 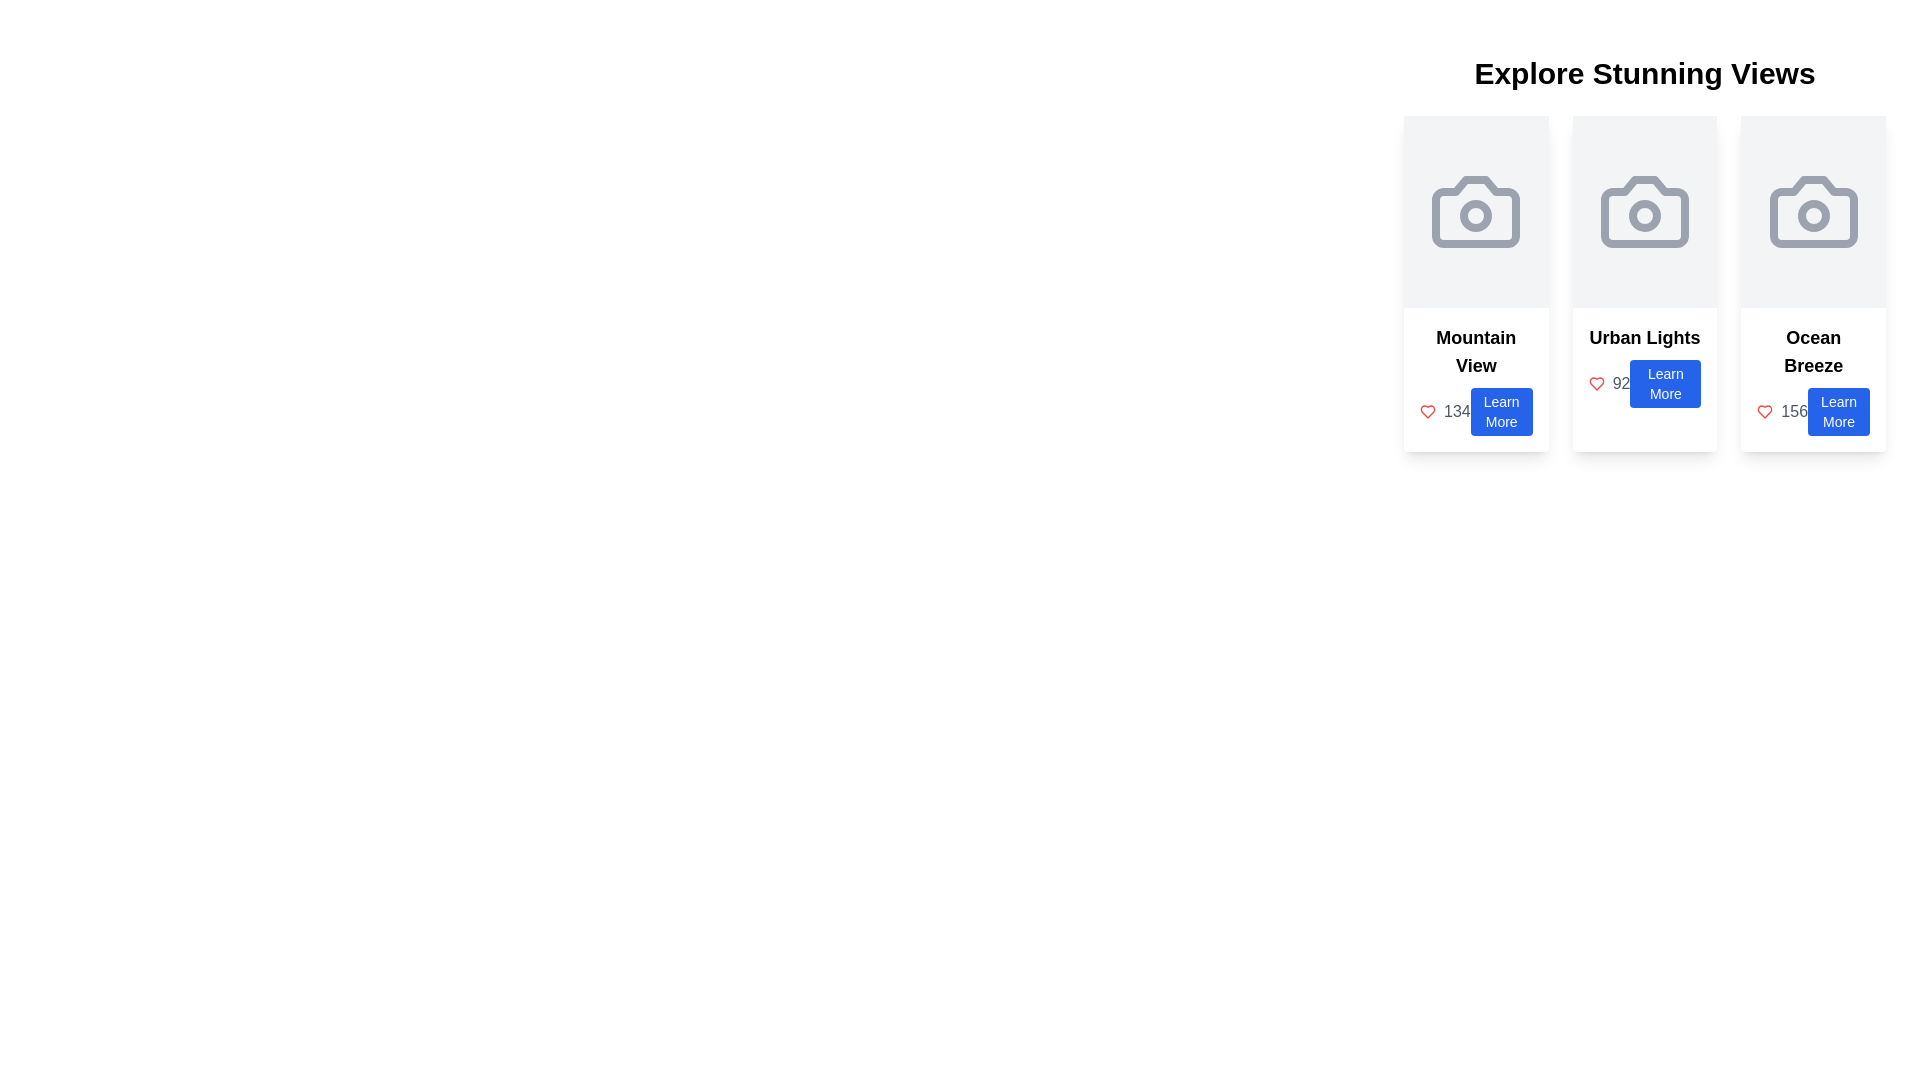 What do you see at coordinates (1645, 212) in the screenshot?
I see `the camera icon representing 'Urban Lights' located in the center of the second card beneath the title 'Explore Stunning Views'` at bounding box center [1645, 212].